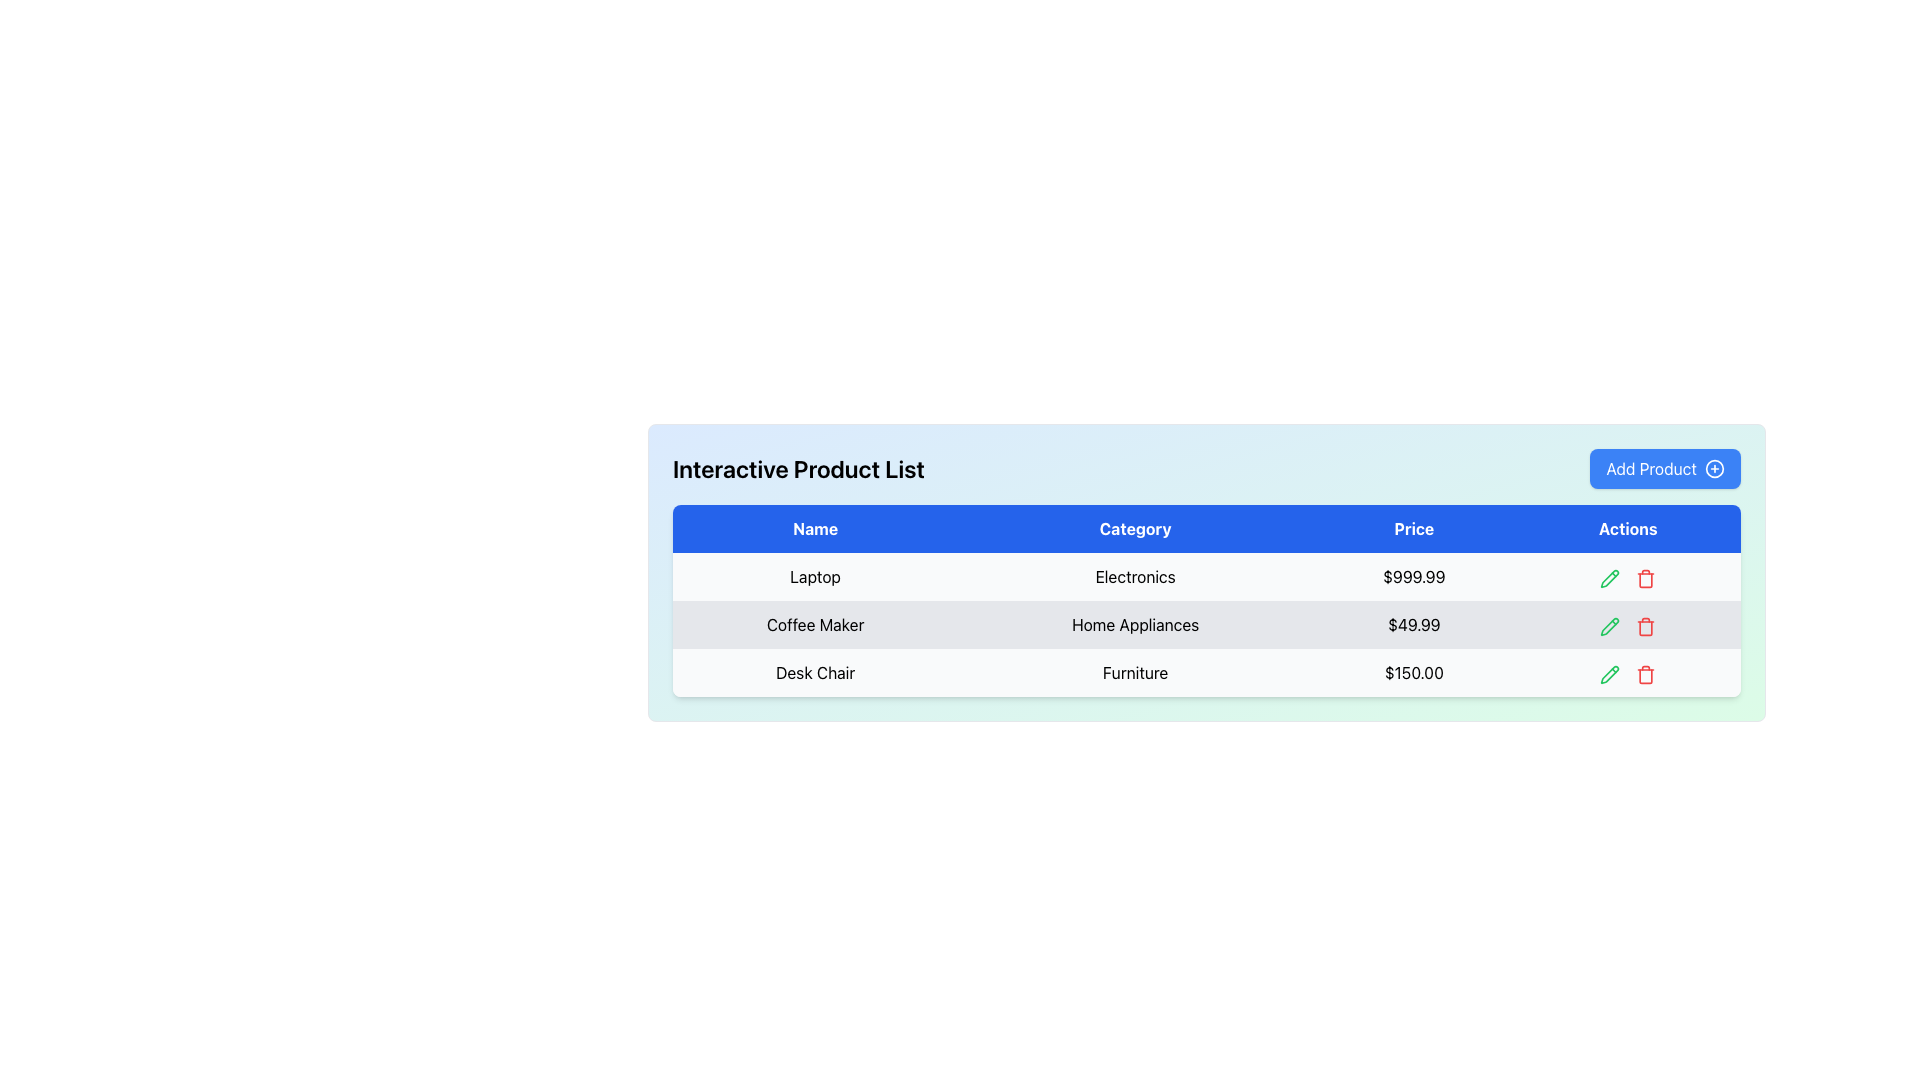 The width and height of the screenshot is (1920, 1080). Describe the element at coordinates (1646, 672) in the screenshot. I see `the interactive red trash can icon in the 'Actions' column of the last row` at that location.